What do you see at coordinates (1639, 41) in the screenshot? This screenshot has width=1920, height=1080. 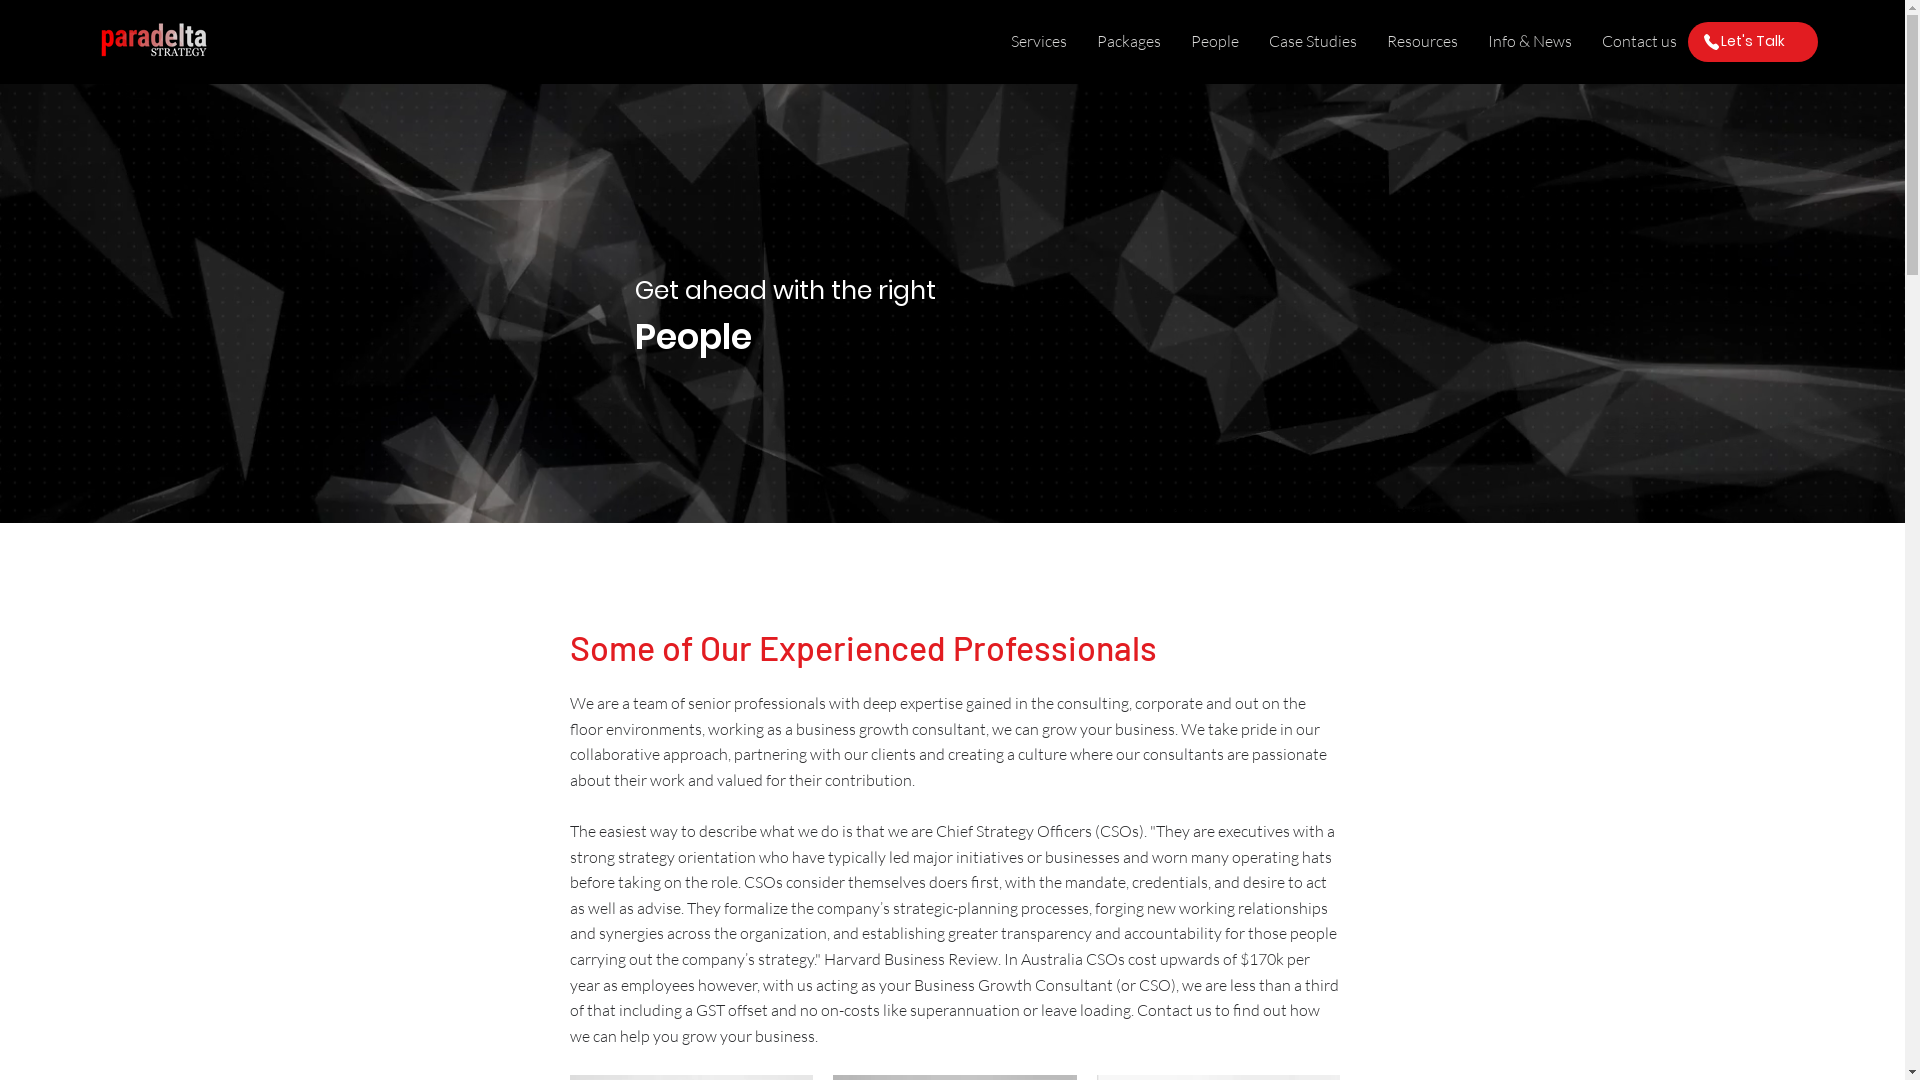 I see `'Contact us'` at bounding box center [1639, 41].